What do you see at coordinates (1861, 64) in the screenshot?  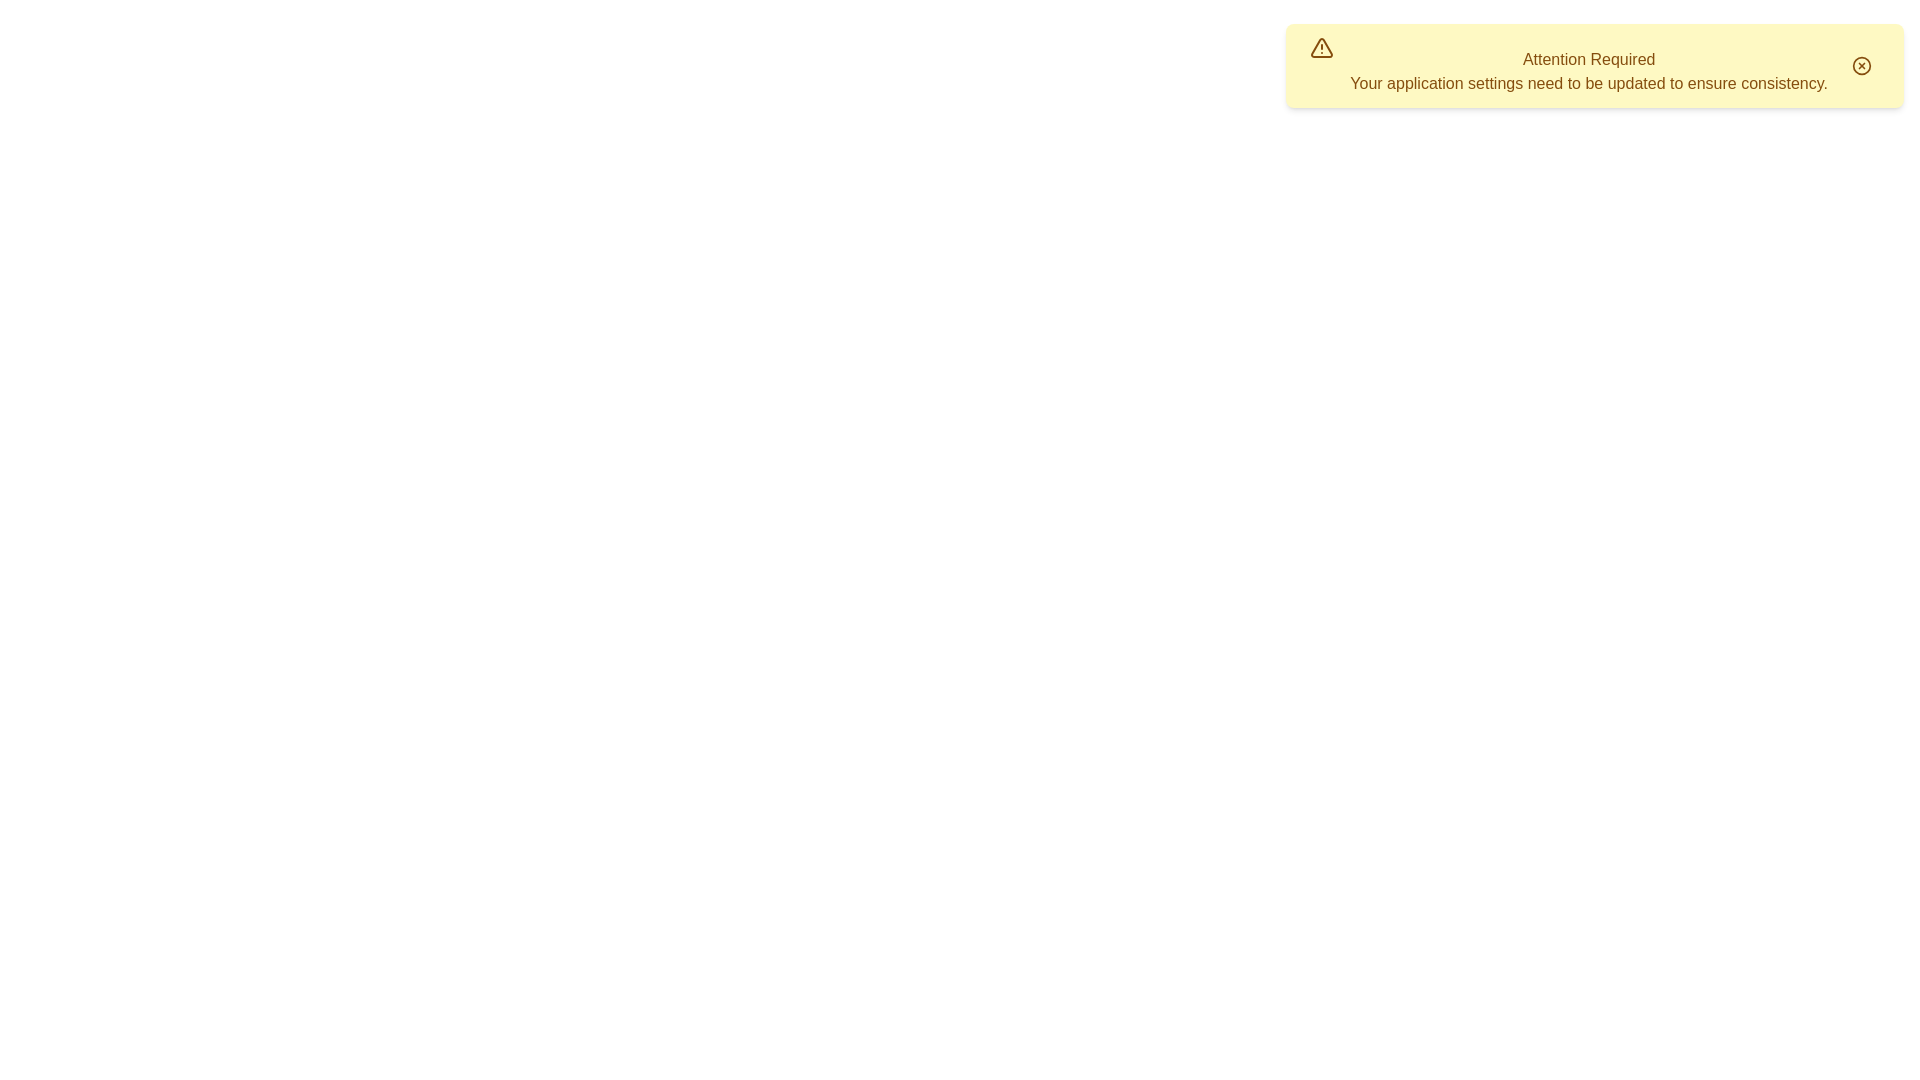 I see `the circular yellow button with an 'X' icon` at bounding box center [1861, 64].